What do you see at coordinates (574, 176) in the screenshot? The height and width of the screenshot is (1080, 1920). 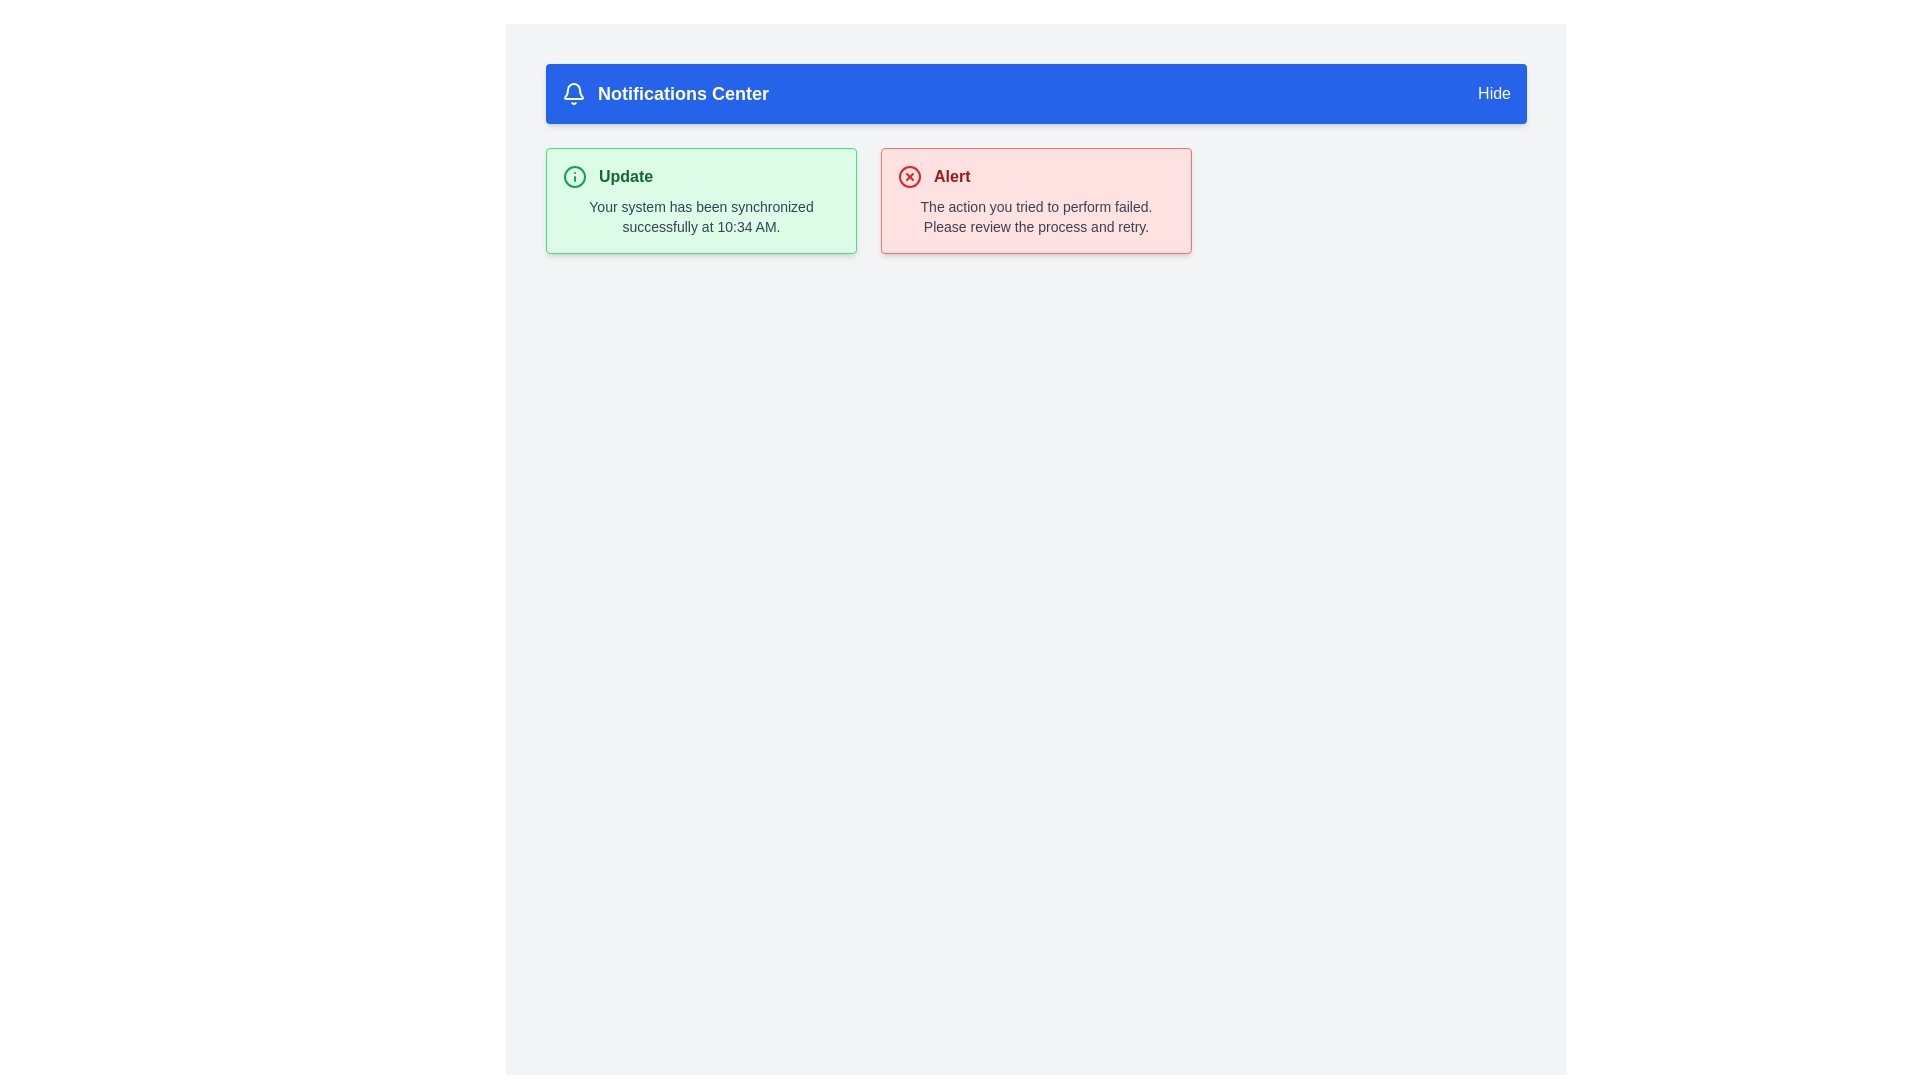 I see `the informational graphic icon located within the 'Update' notification card, which is aligned to the left of the word 'Update'` at bounding box center [574, 176].